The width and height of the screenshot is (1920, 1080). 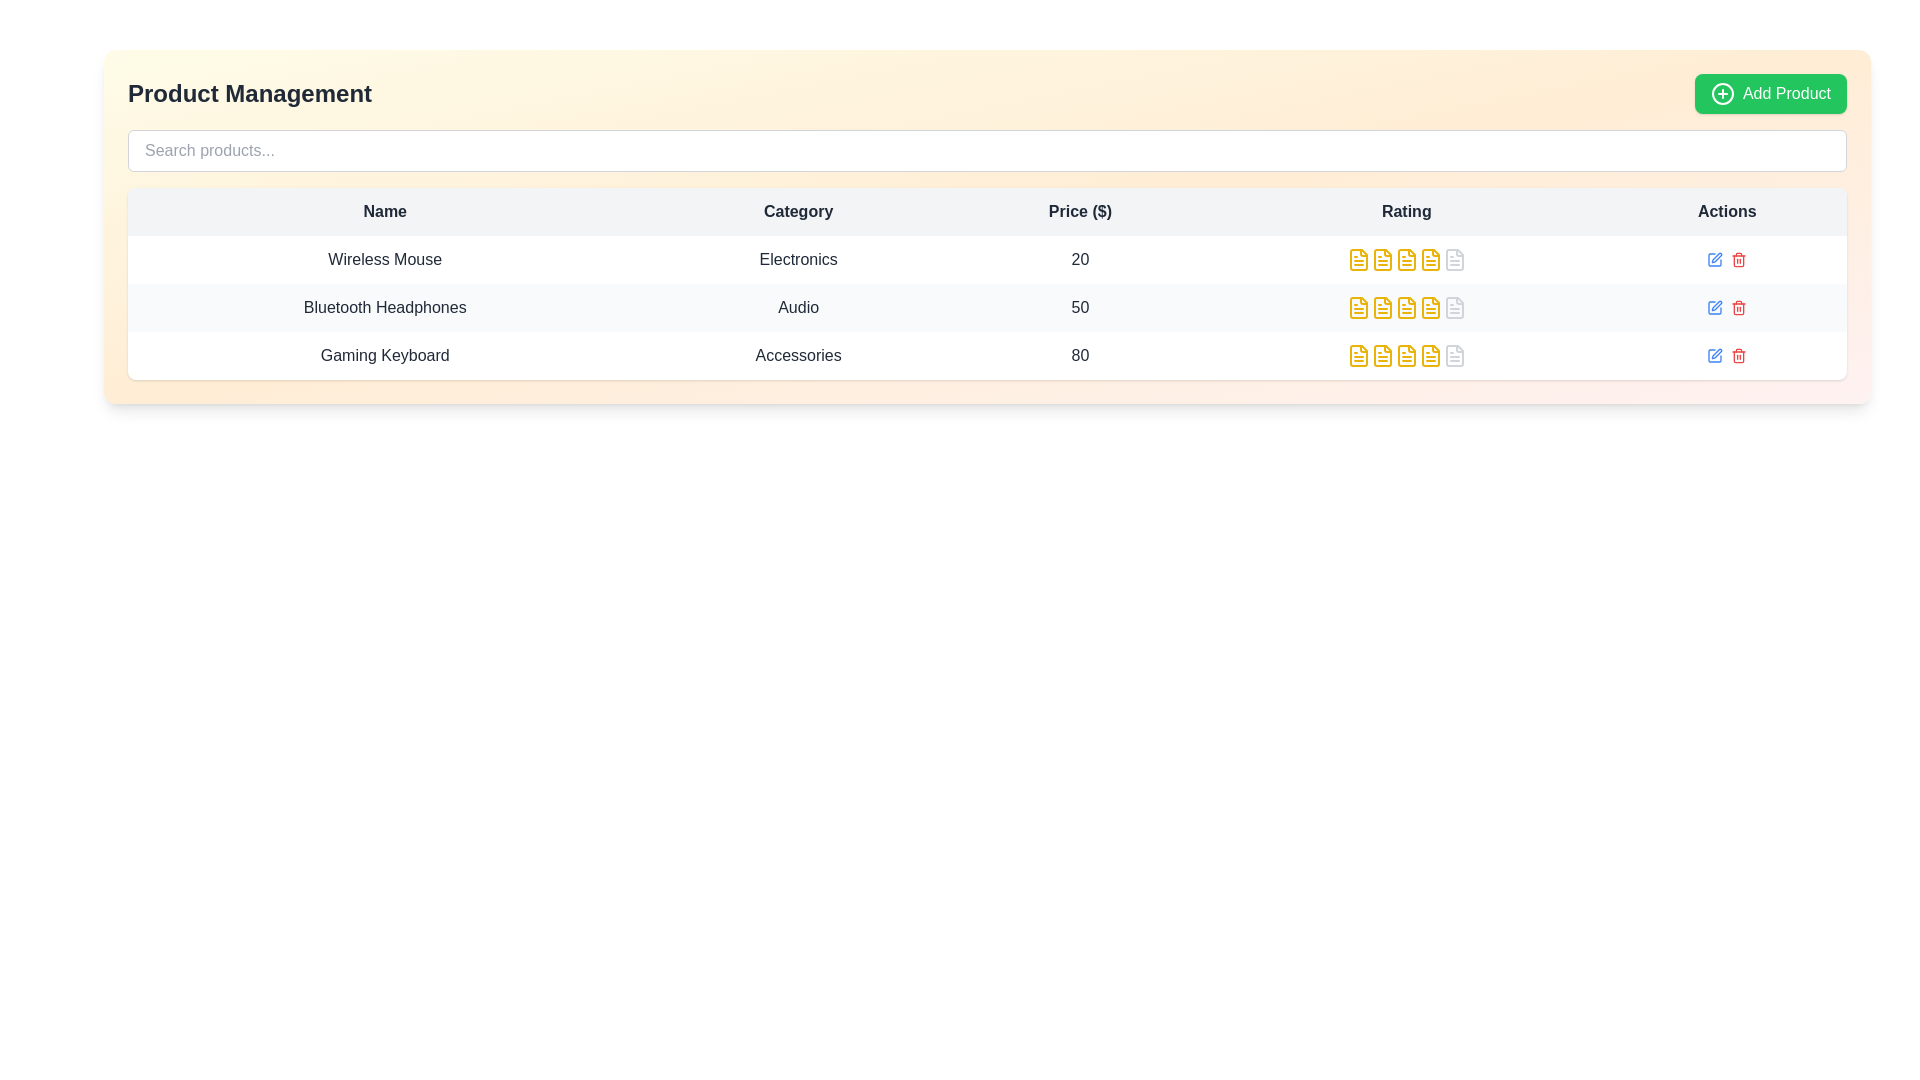 I want to click on the edit button icon located in the rightmost column of the third row under the 'Actions' heading in the table, so click(x=1716, y=353).